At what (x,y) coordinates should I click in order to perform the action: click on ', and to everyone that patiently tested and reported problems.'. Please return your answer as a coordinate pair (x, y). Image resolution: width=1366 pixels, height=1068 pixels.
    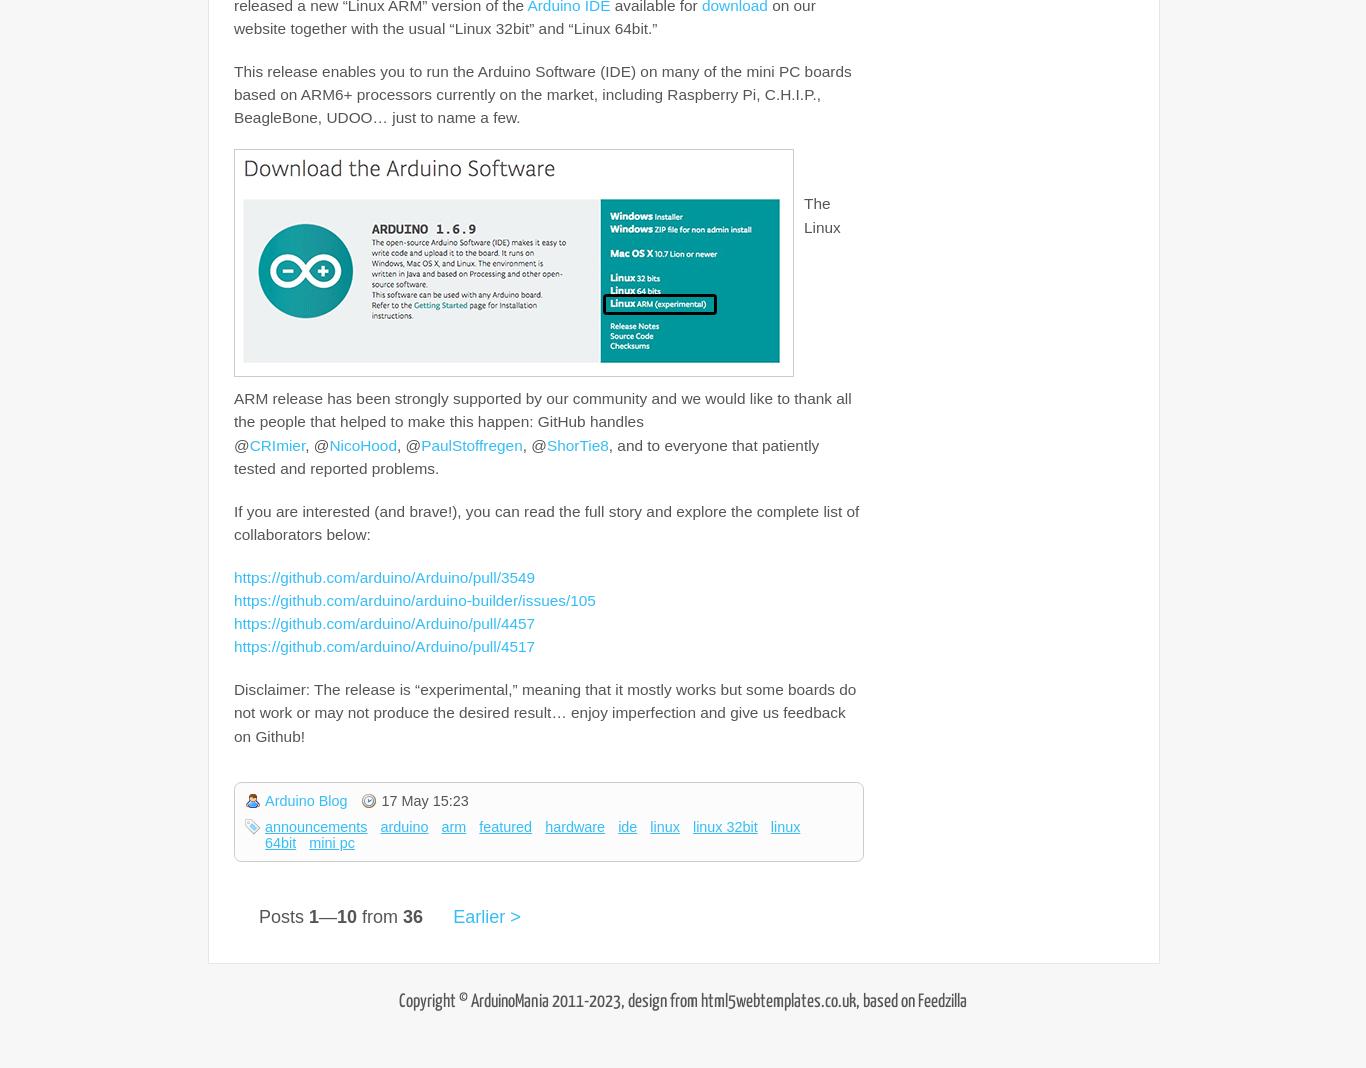
    Looking at the image, I should click on (526, 456).